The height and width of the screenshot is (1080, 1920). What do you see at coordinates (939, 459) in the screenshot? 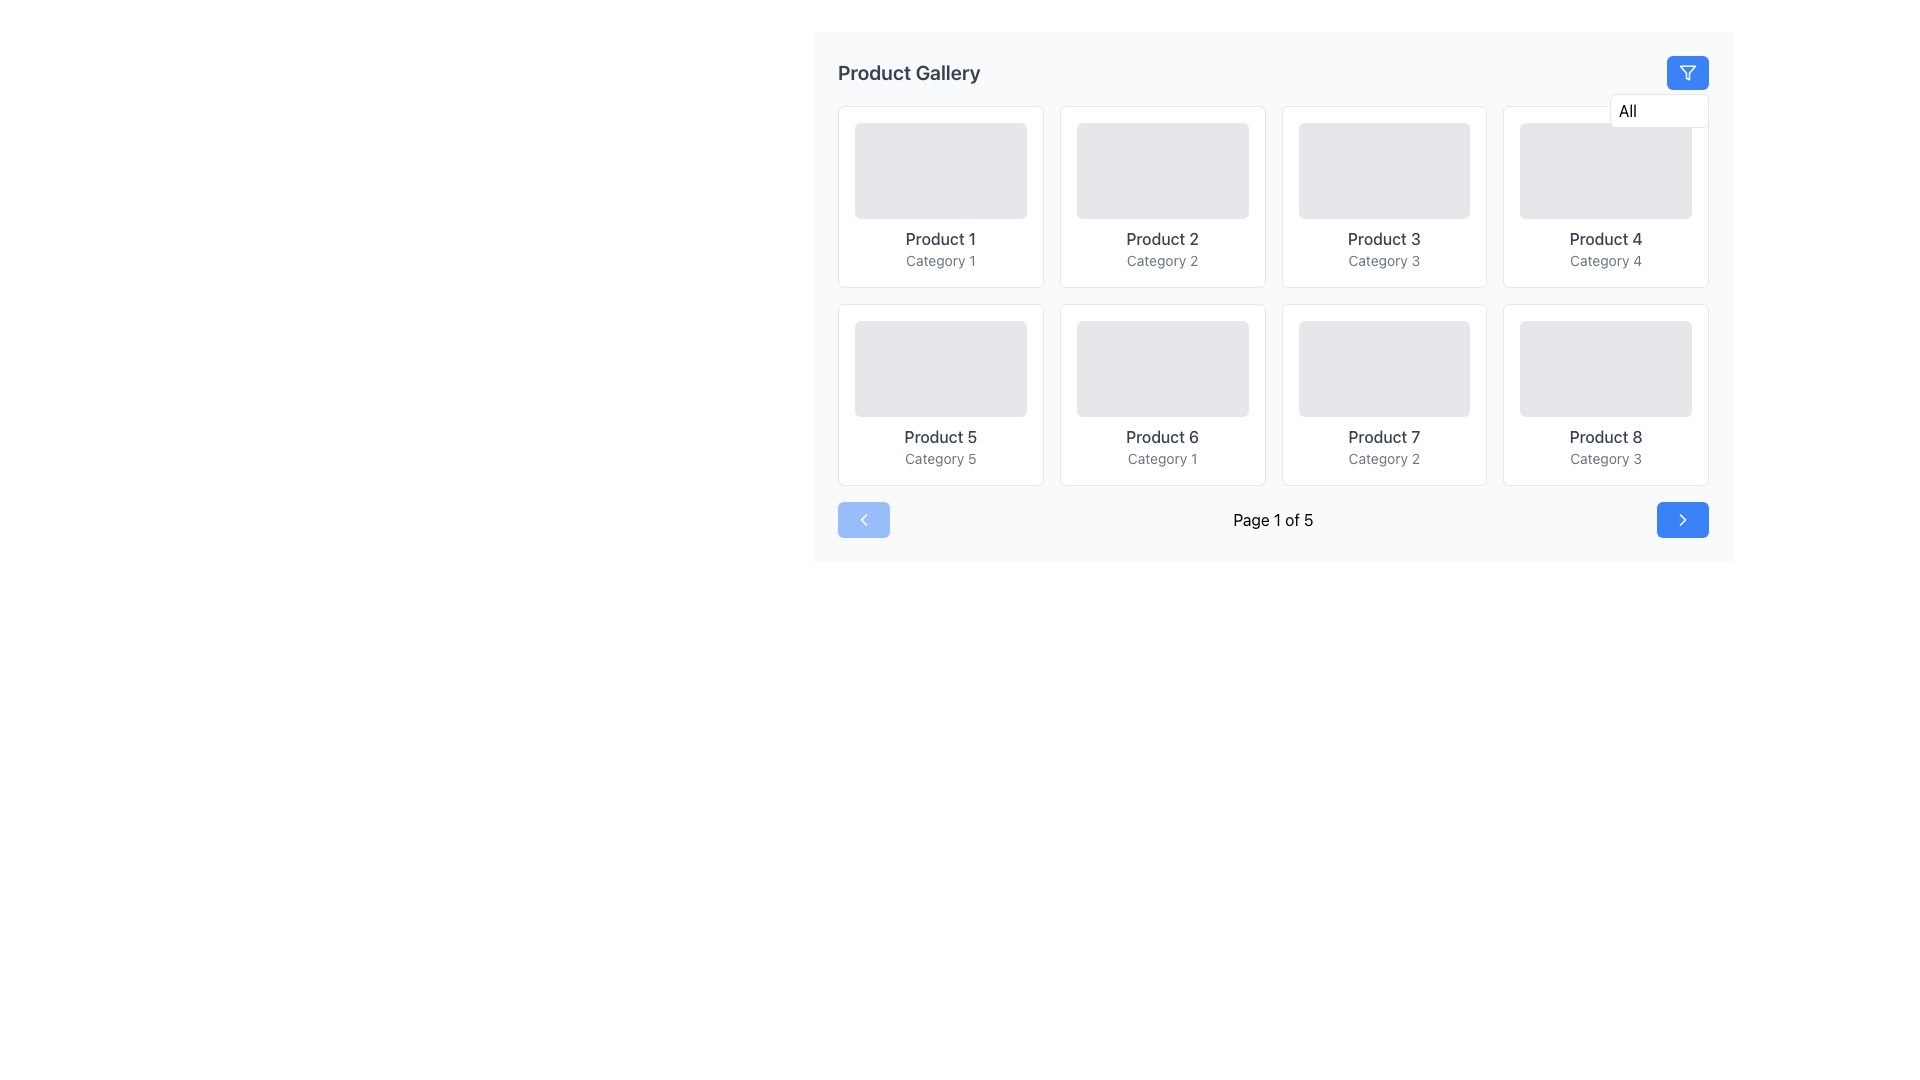
I see `the text label that displays the category of the product located in the 'Product 5' card, positioned directly below the 'Product 5' title` at bounding box center [939, 459].